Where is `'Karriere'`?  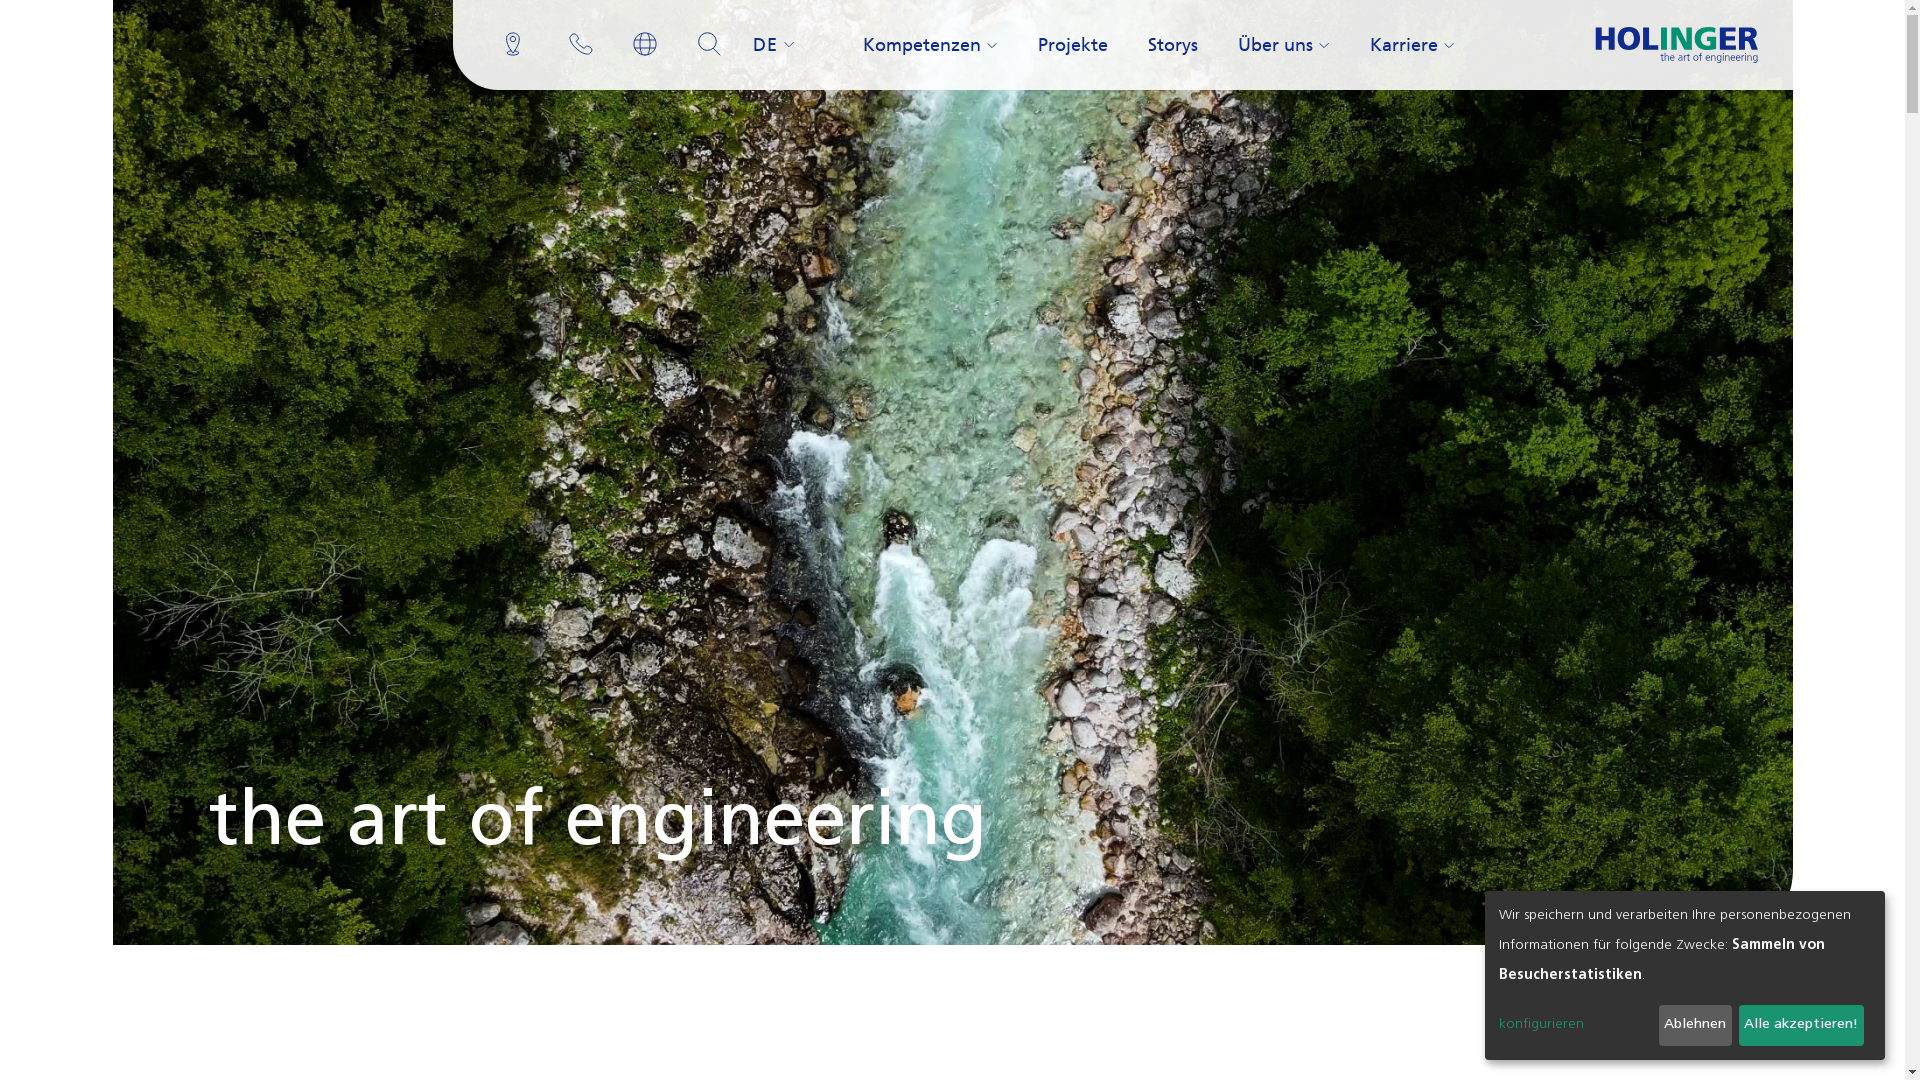
'Karriere' is located at coordinates (1361, 45).